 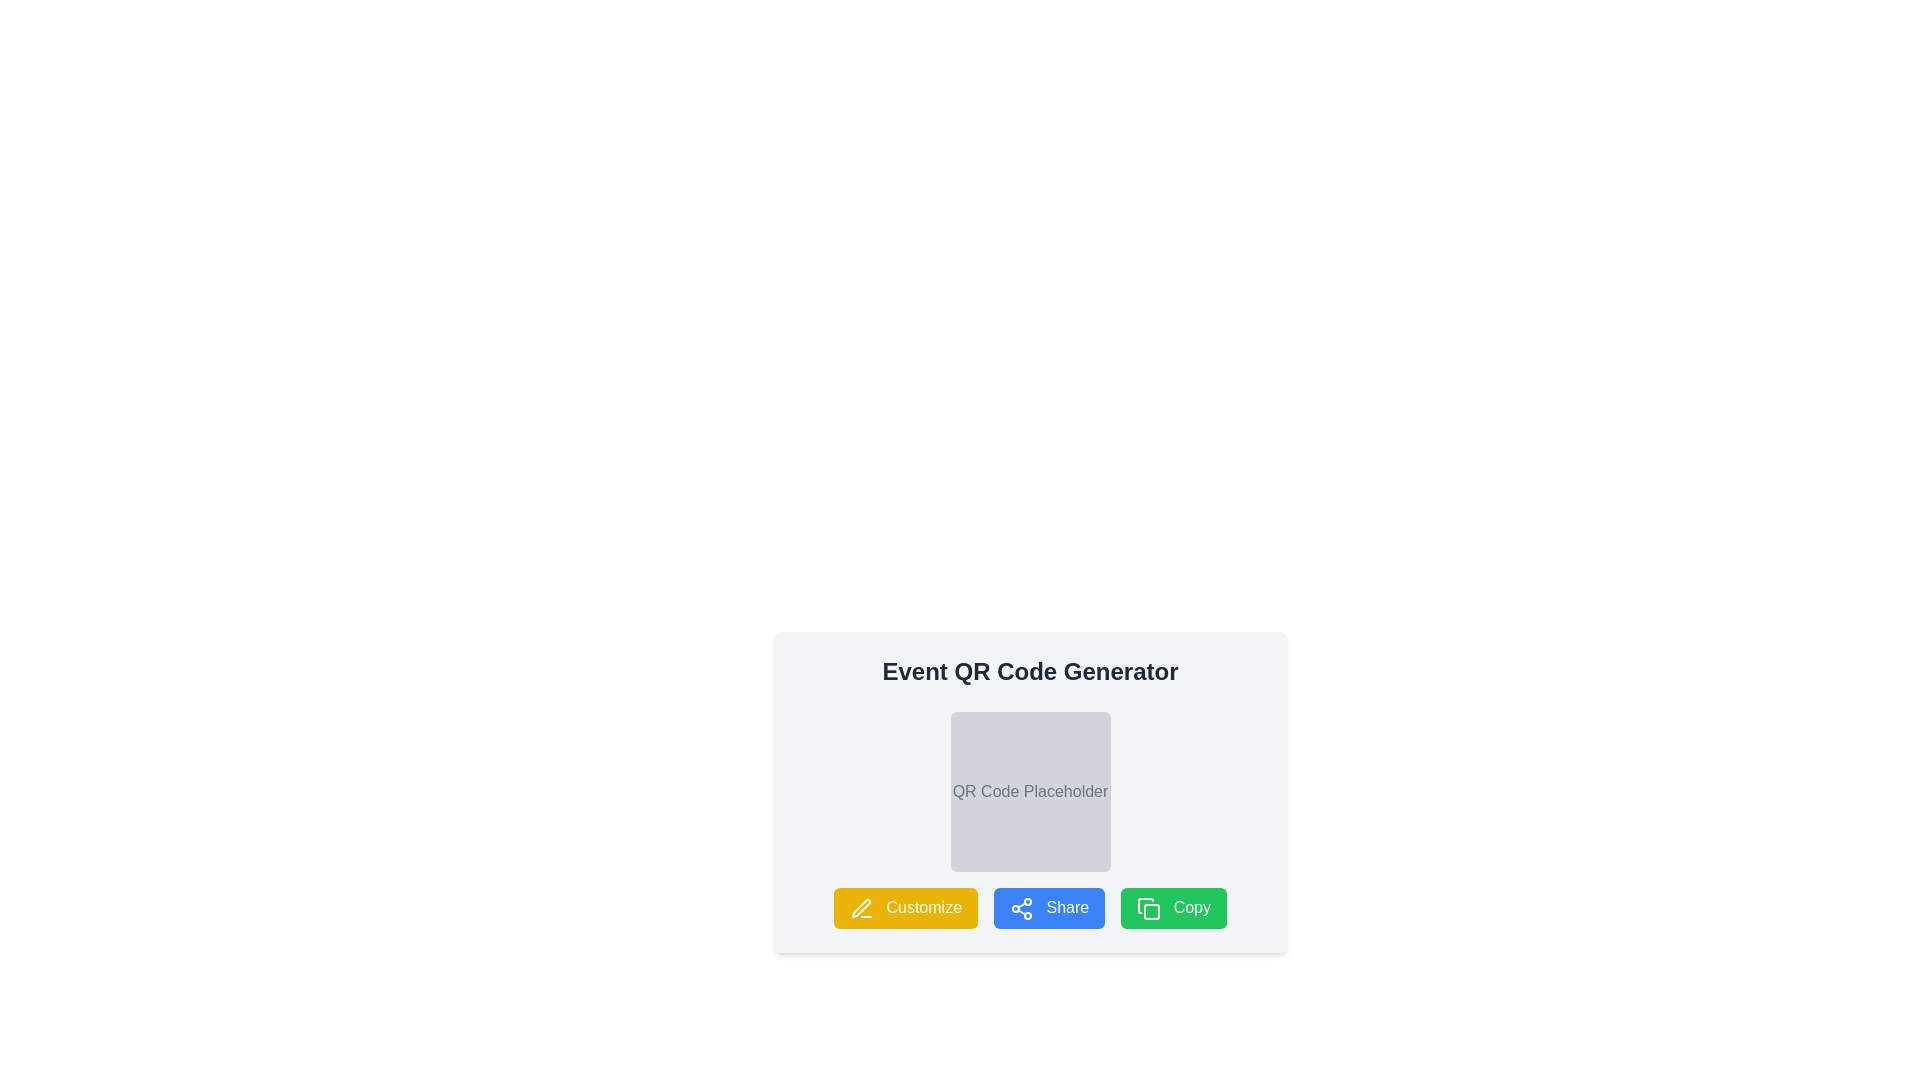 I want to click on the 'Customize' button, which features a pen icon on a yellow background, so click(x=862, y=908).